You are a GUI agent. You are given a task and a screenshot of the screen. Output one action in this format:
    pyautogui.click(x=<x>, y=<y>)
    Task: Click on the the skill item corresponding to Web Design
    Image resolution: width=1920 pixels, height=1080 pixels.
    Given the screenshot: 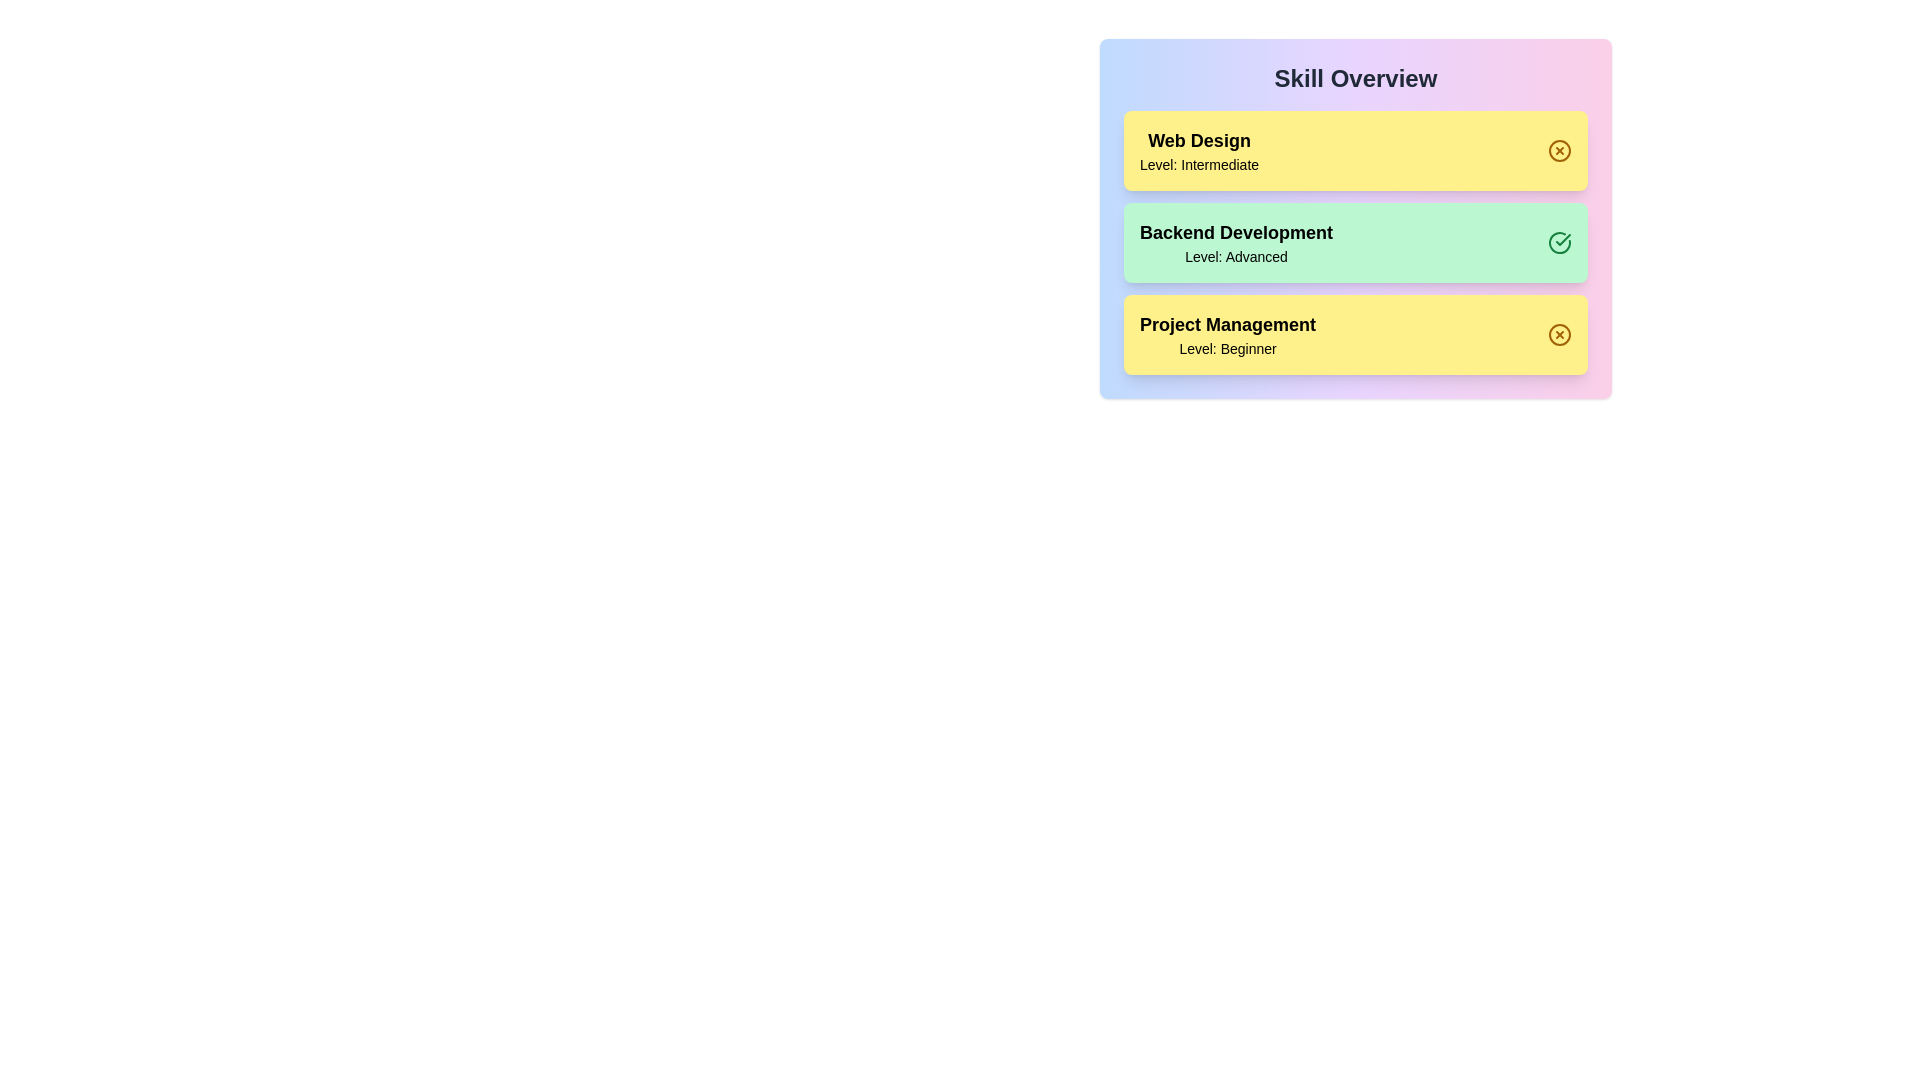 What is the action you would take?
    pyautogui.click(x=1356, y=149)
    